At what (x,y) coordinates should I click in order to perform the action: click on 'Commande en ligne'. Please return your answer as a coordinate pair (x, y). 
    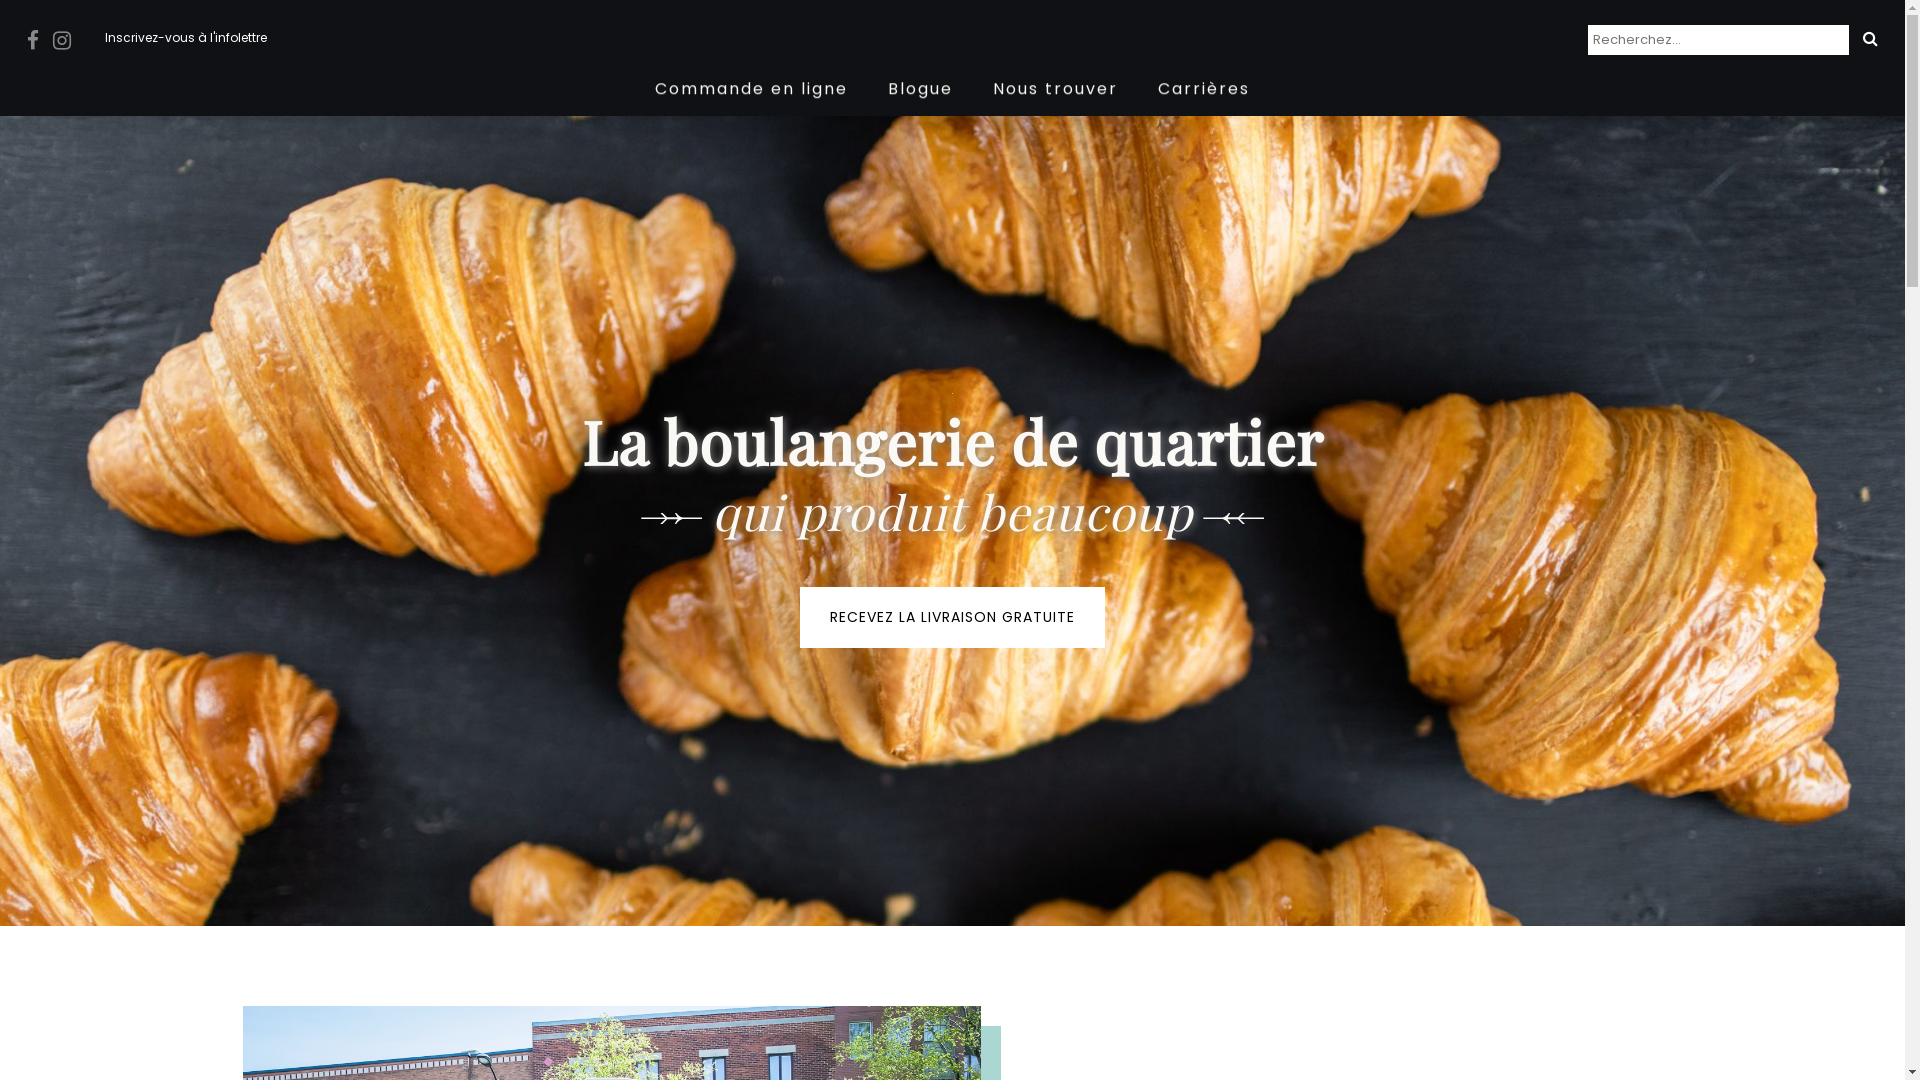
    Looking at the image, I should click on (750, 86).